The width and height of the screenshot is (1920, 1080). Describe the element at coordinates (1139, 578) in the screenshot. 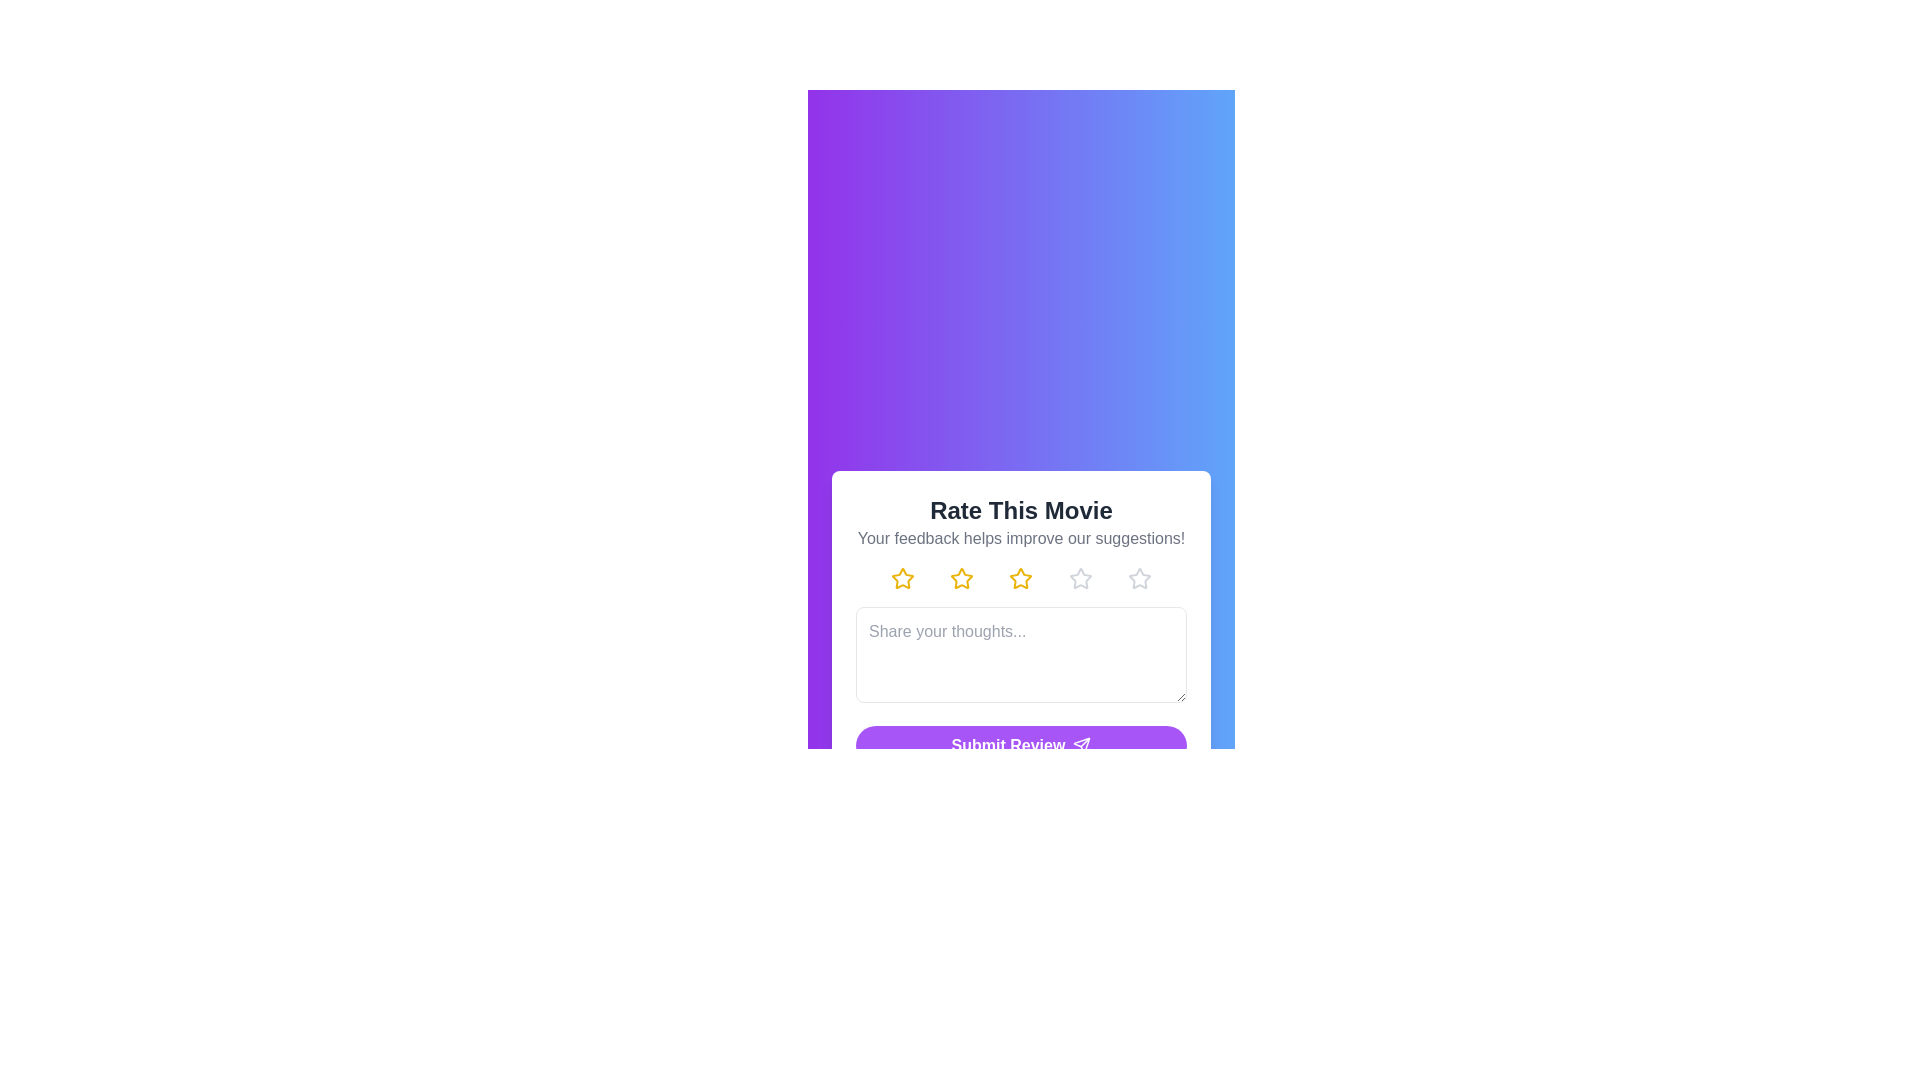

I see `the fourth star icon in the row of five stars used for rating, located beneath the text 'Rate This Movie'` at that location.